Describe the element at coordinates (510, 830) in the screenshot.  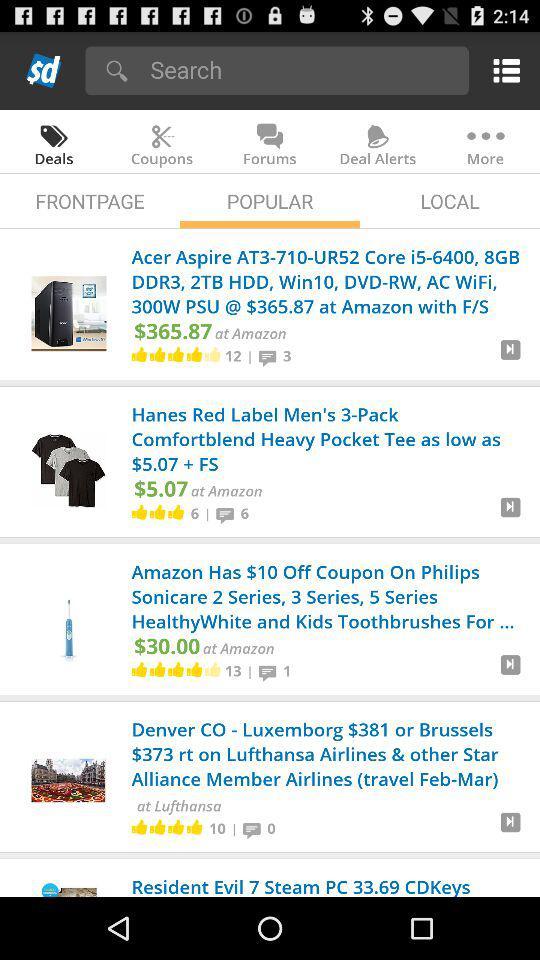
I see `deal` at that location.